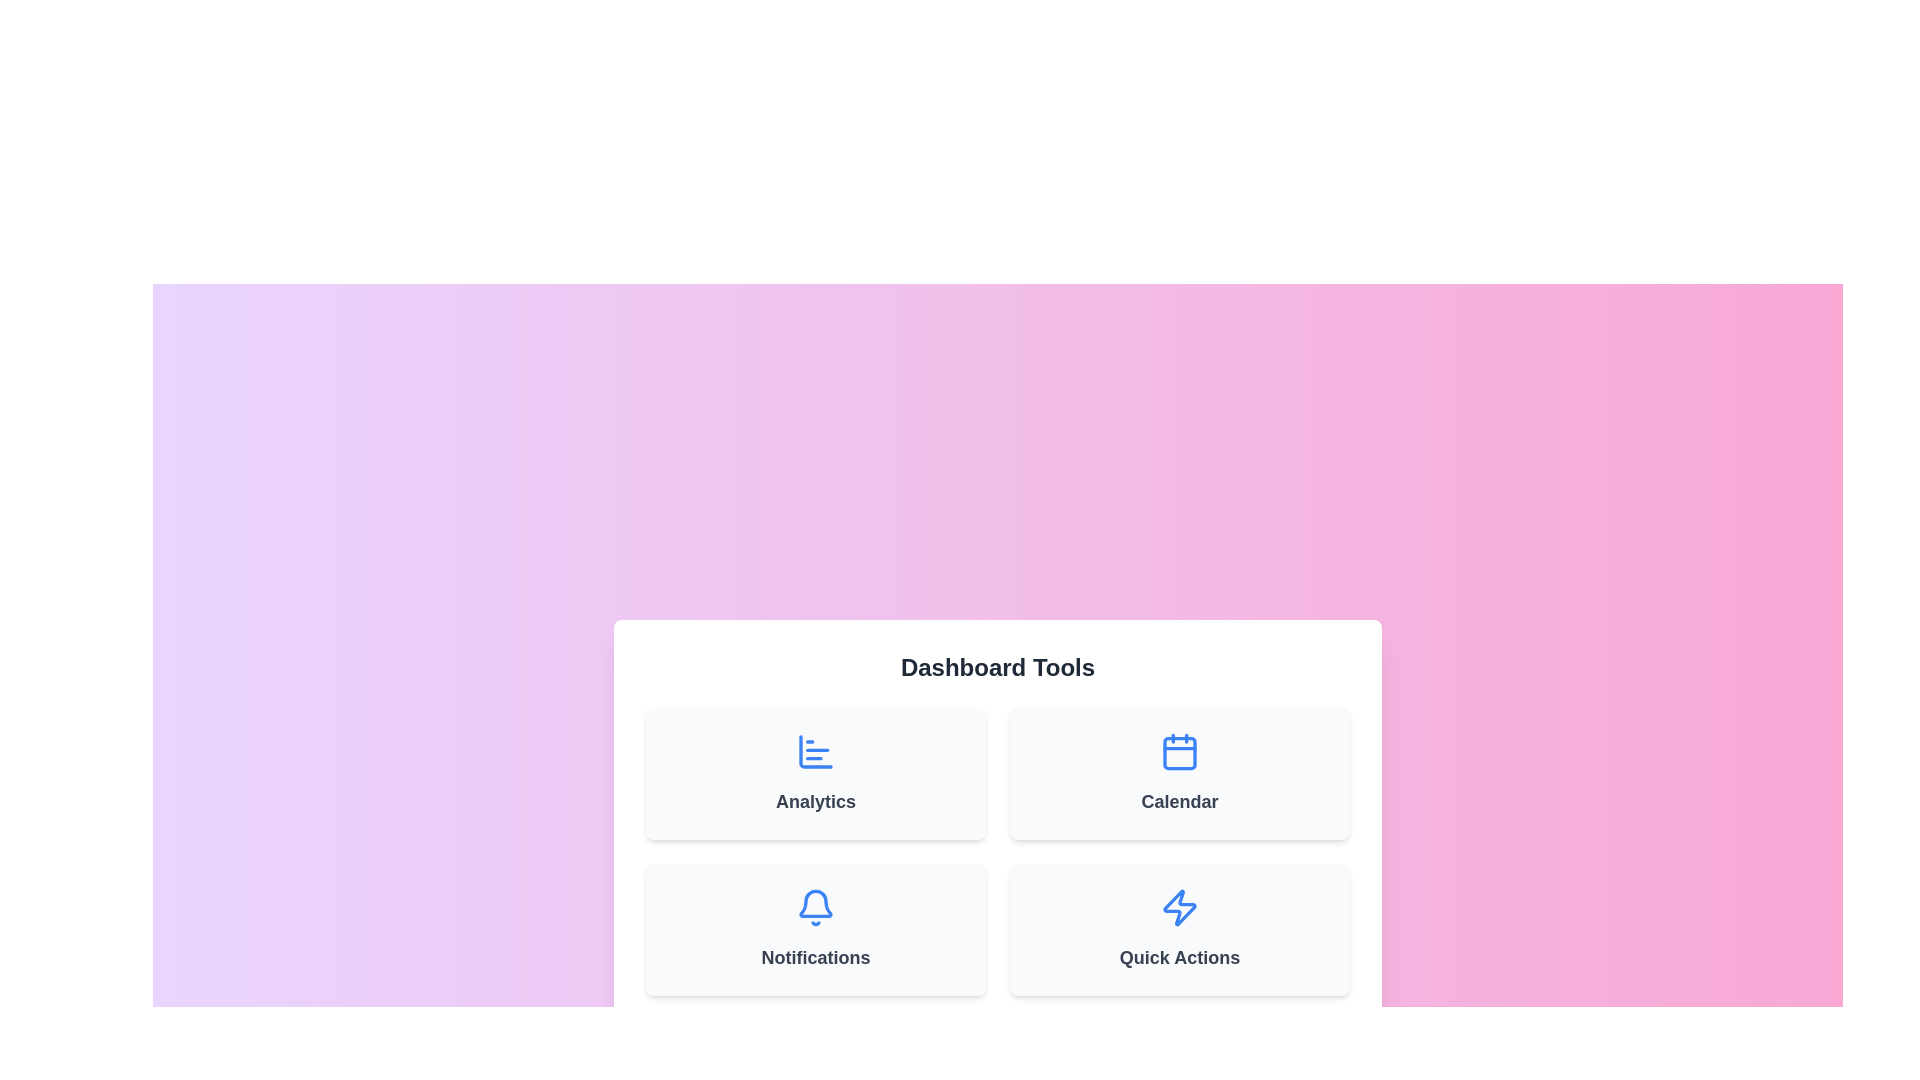 The height and width of the screenshot is (1080, 1920). I want to click on the blue lightning bolt icon within the 'Quick Actions' button, so click(1180, 907).